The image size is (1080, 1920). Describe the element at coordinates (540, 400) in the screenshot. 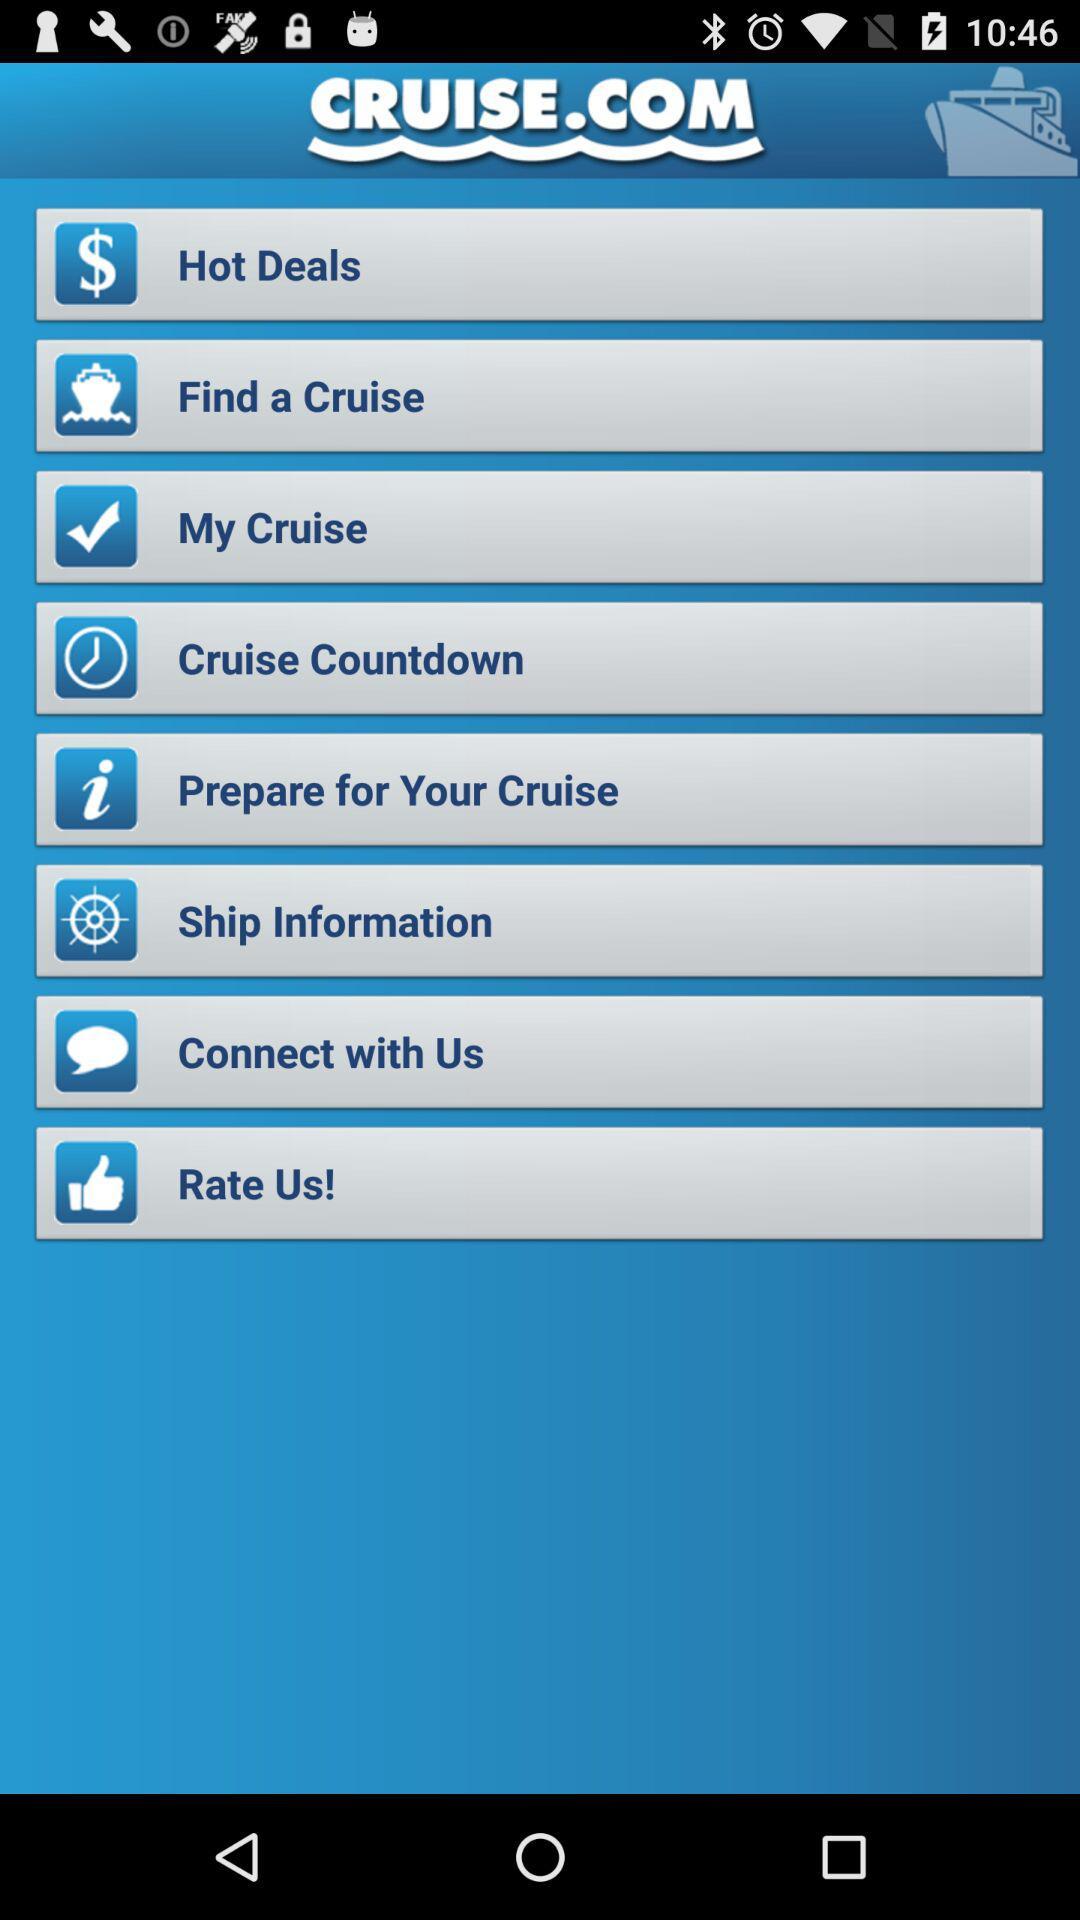

I see `the button below hot deals` at that location.